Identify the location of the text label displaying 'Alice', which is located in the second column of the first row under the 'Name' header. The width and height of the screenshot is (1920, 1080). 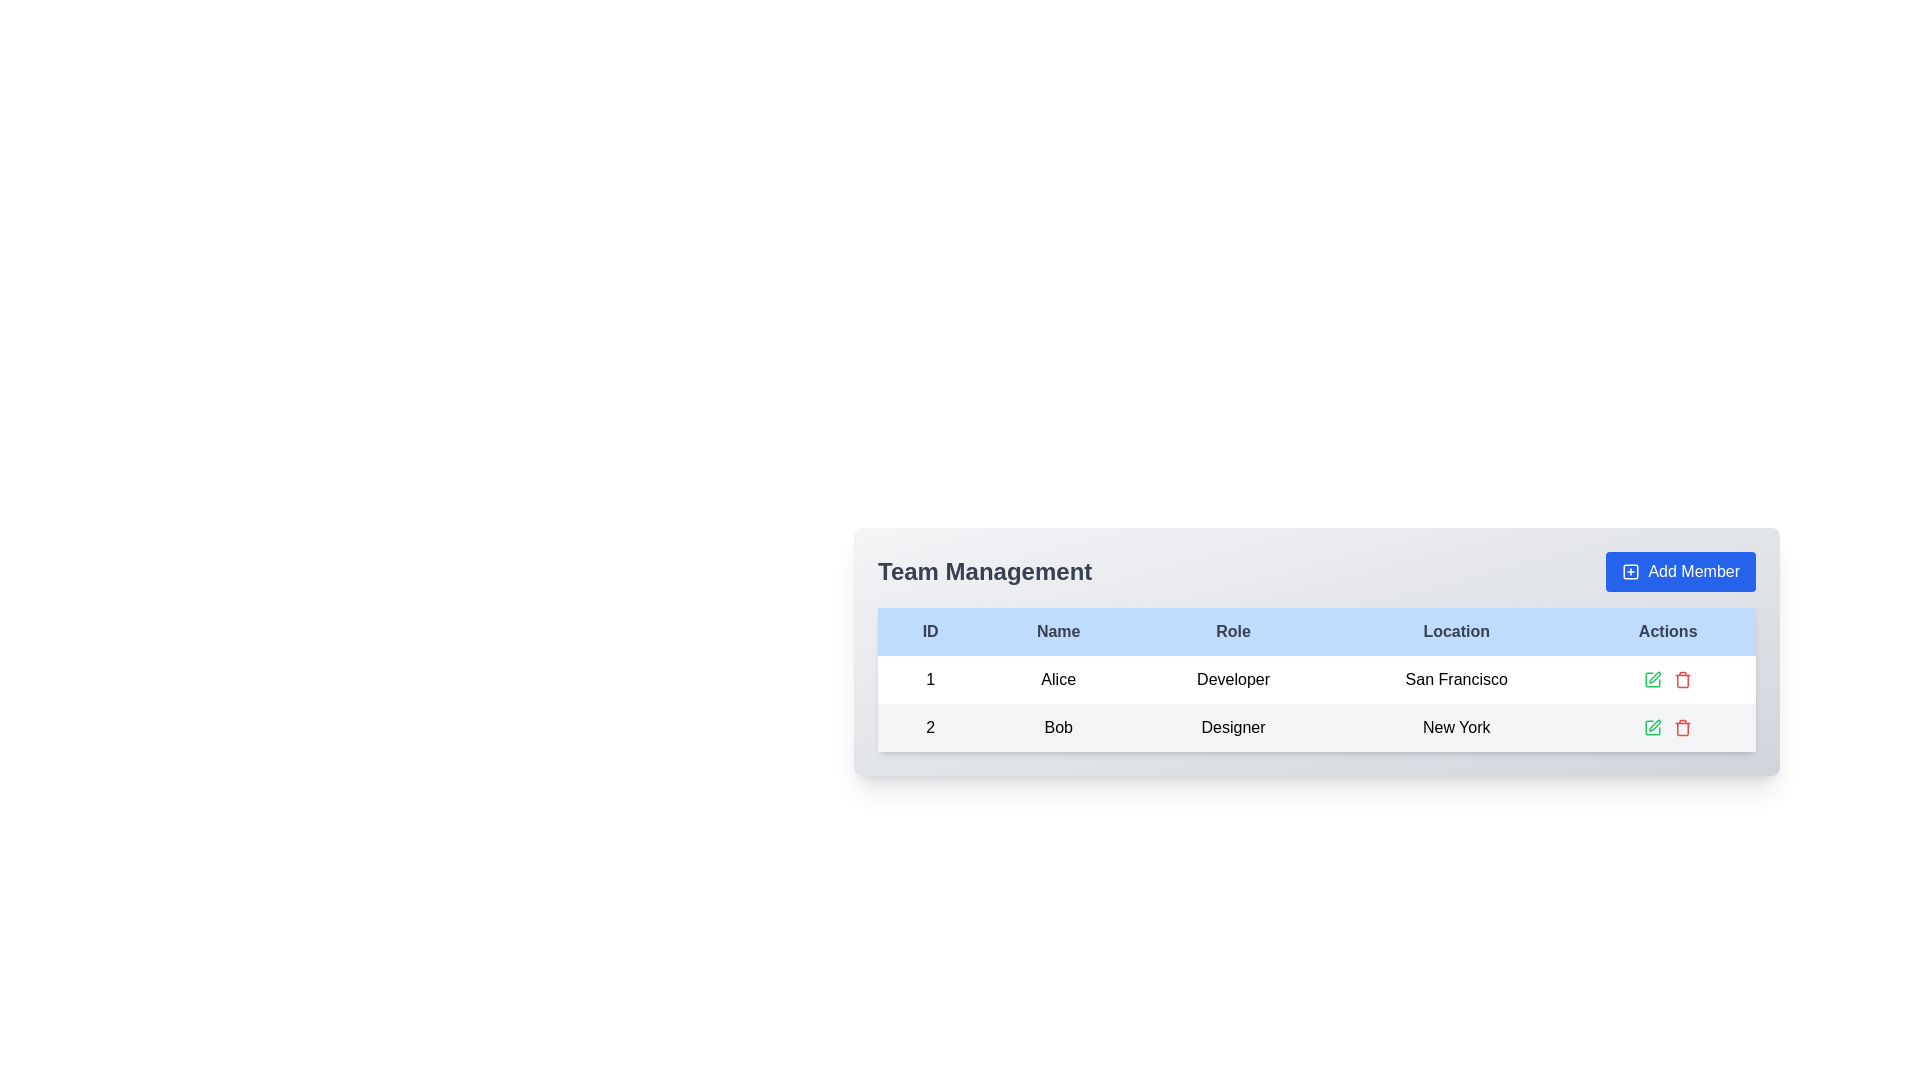
(1057, 678).